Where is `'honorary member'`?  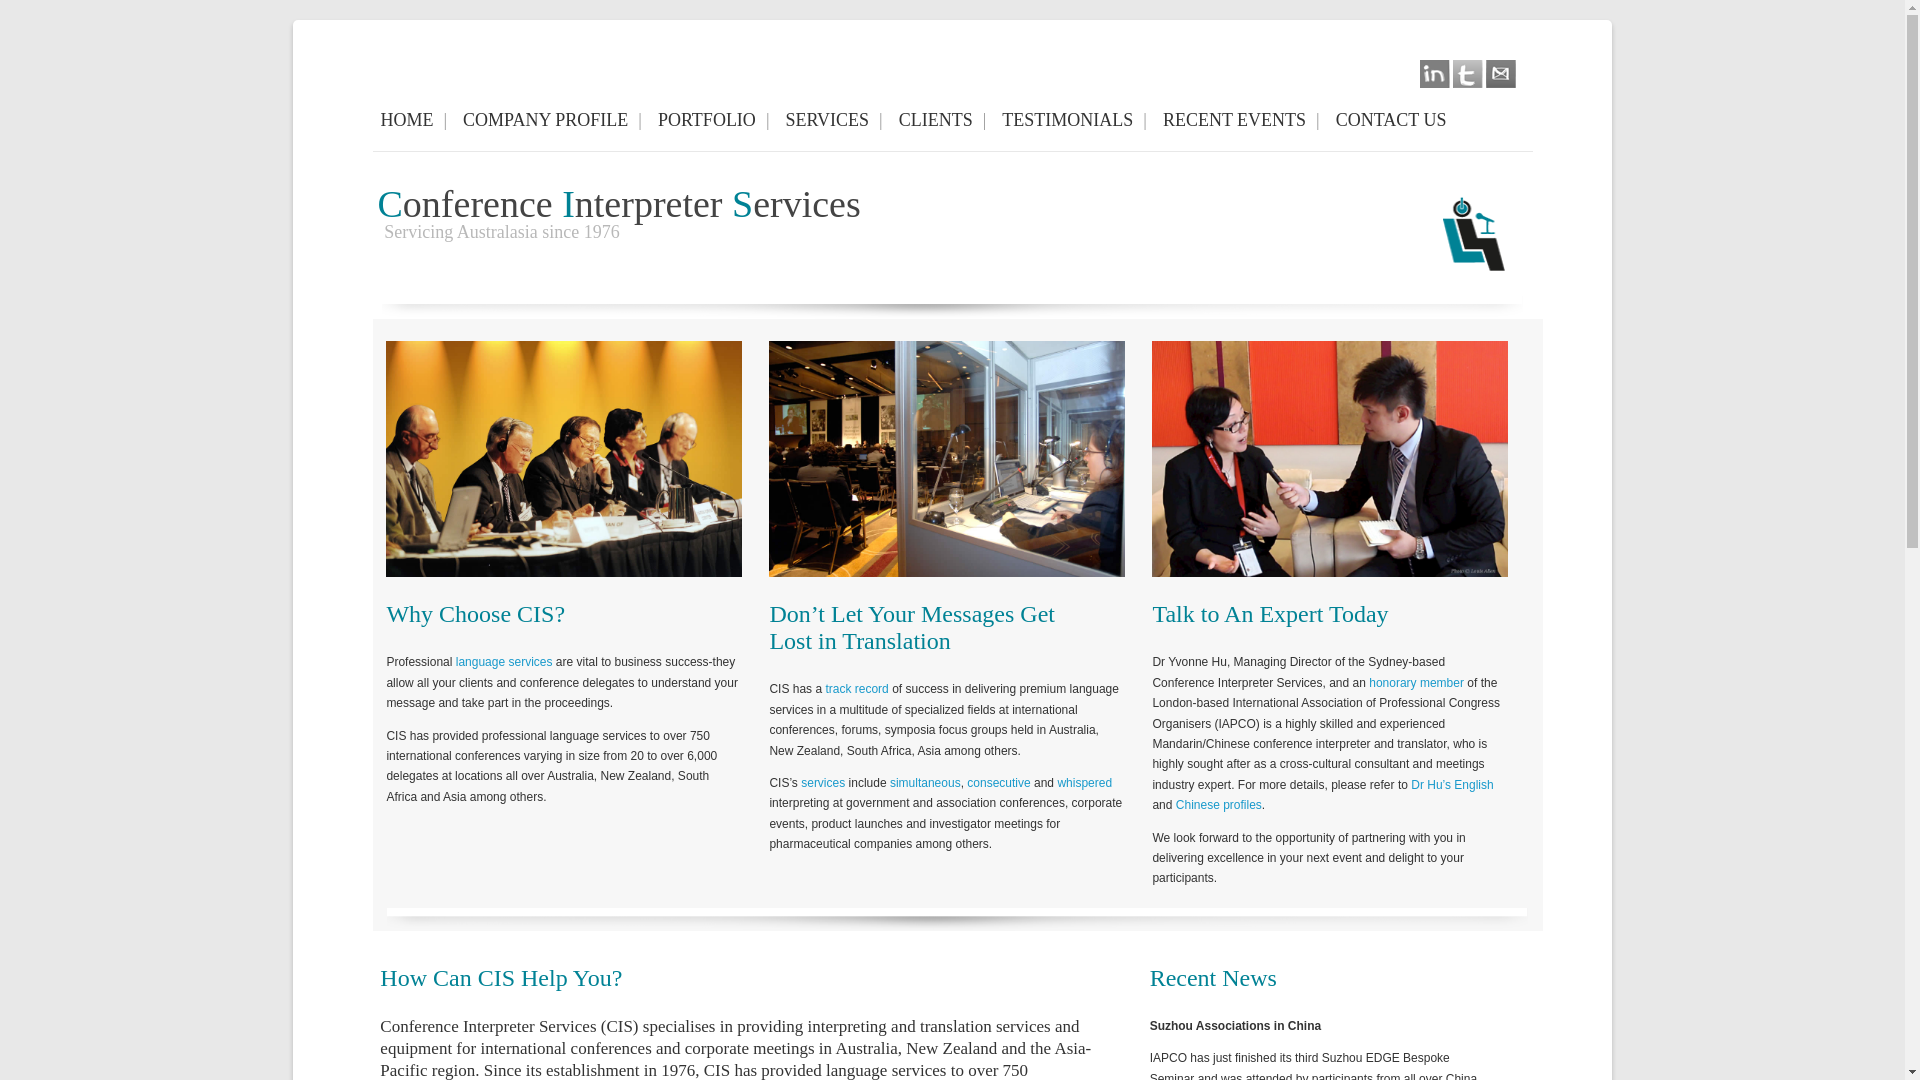 'honorary member' is located at coordinates (1415, 681).